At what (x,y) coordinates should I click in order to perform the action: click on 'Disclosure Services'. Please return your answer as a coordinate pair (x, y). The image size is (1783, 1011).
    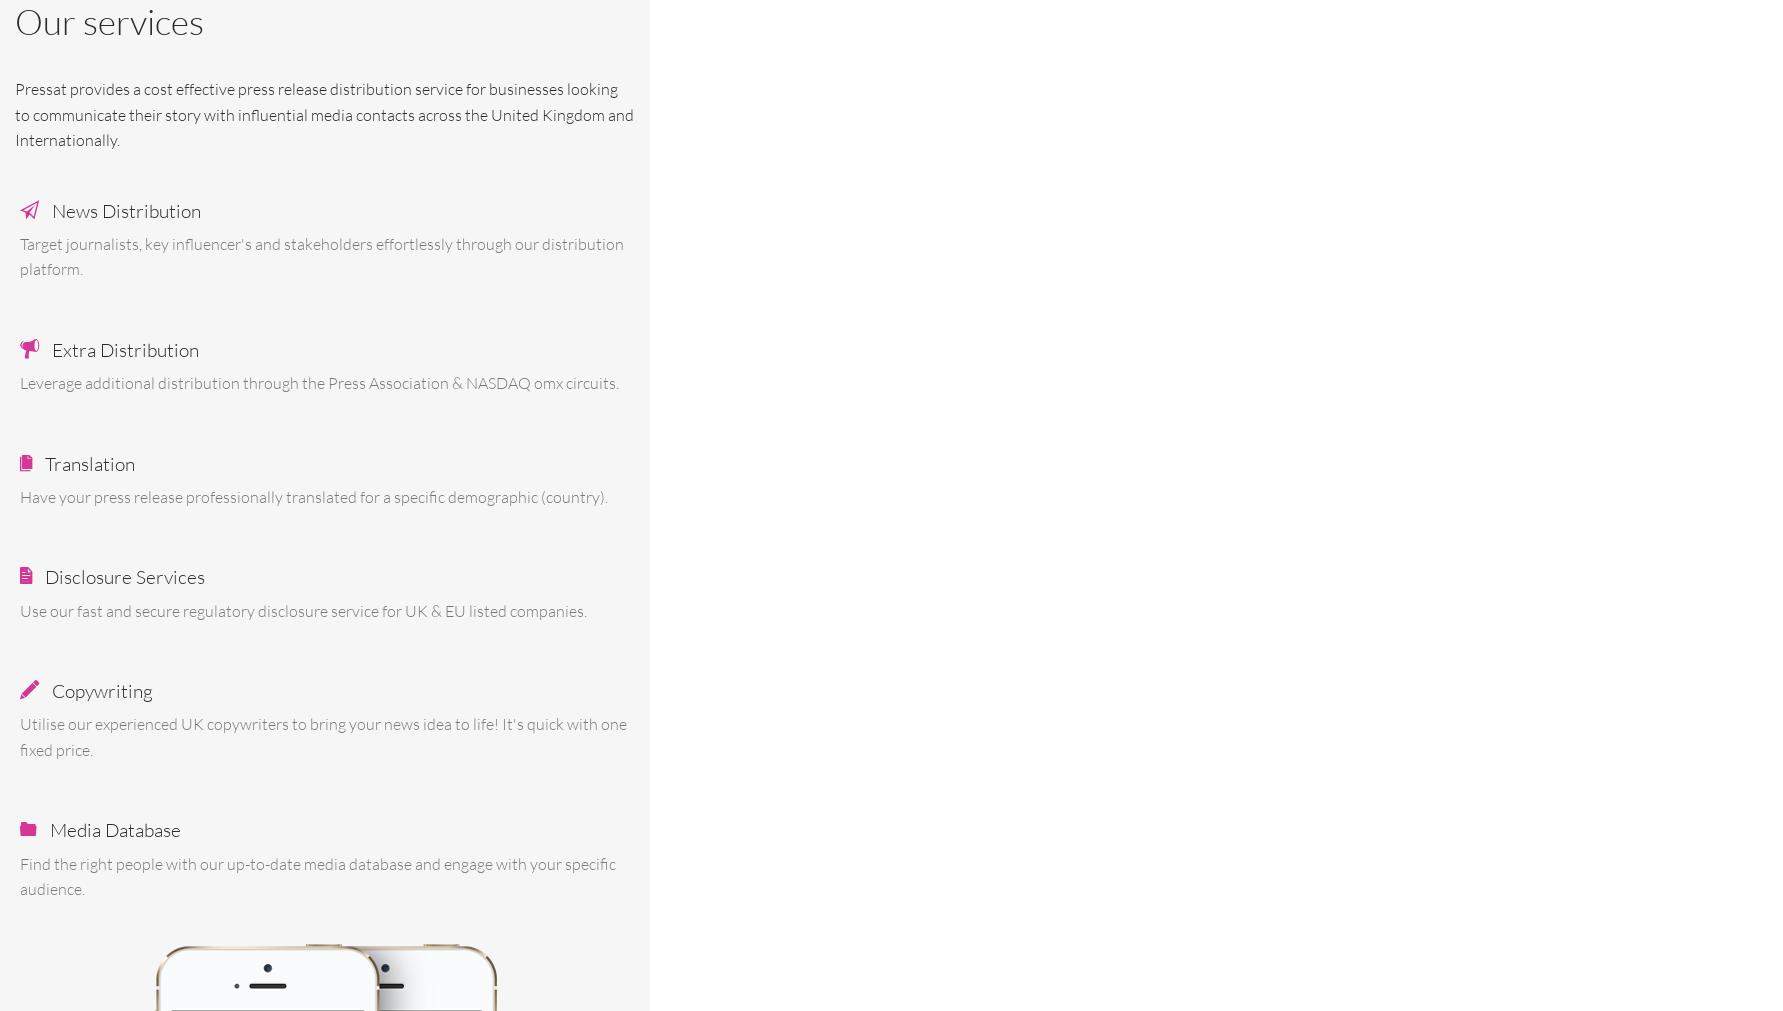
    Looking at the image, I should click on (123, 576).